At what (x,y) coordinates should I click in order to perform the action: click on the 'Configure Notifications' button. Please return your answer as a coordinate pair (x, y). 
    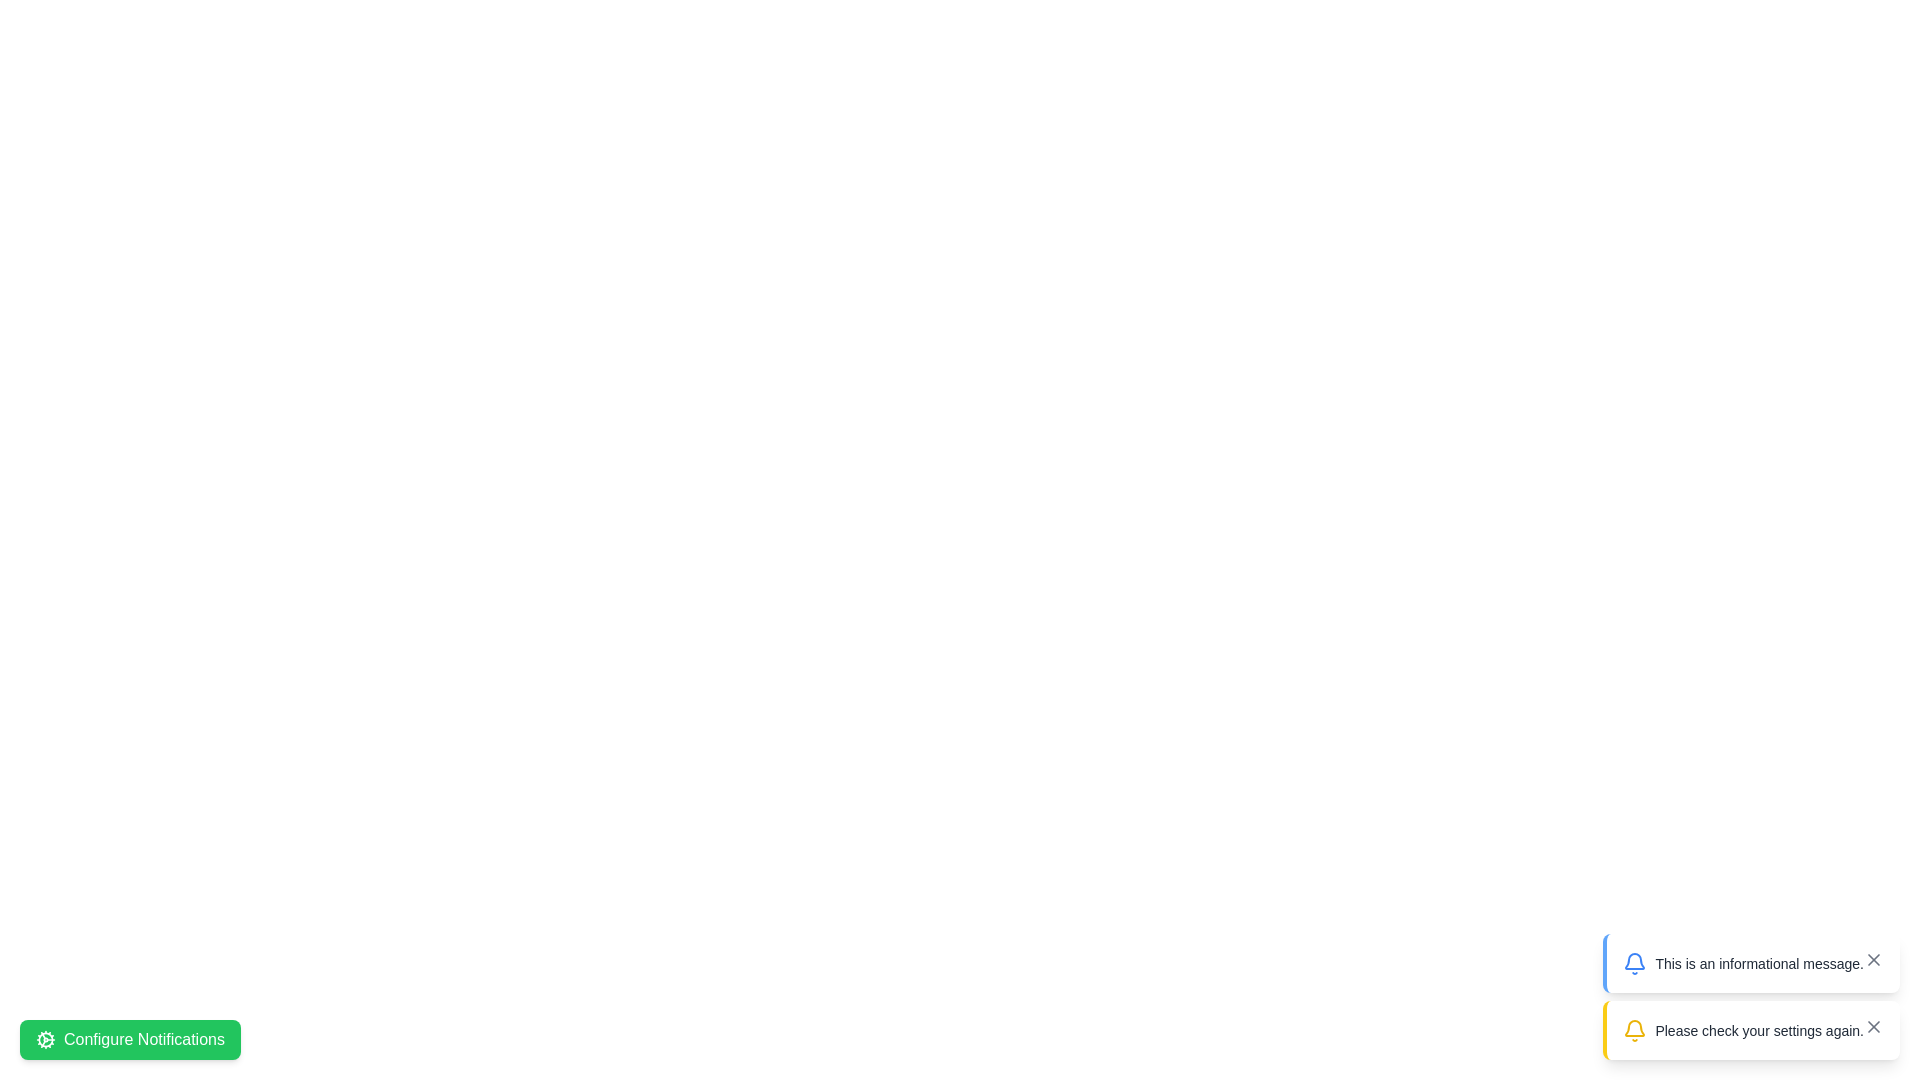
    Looking at the image, I should click on (128, 1039).